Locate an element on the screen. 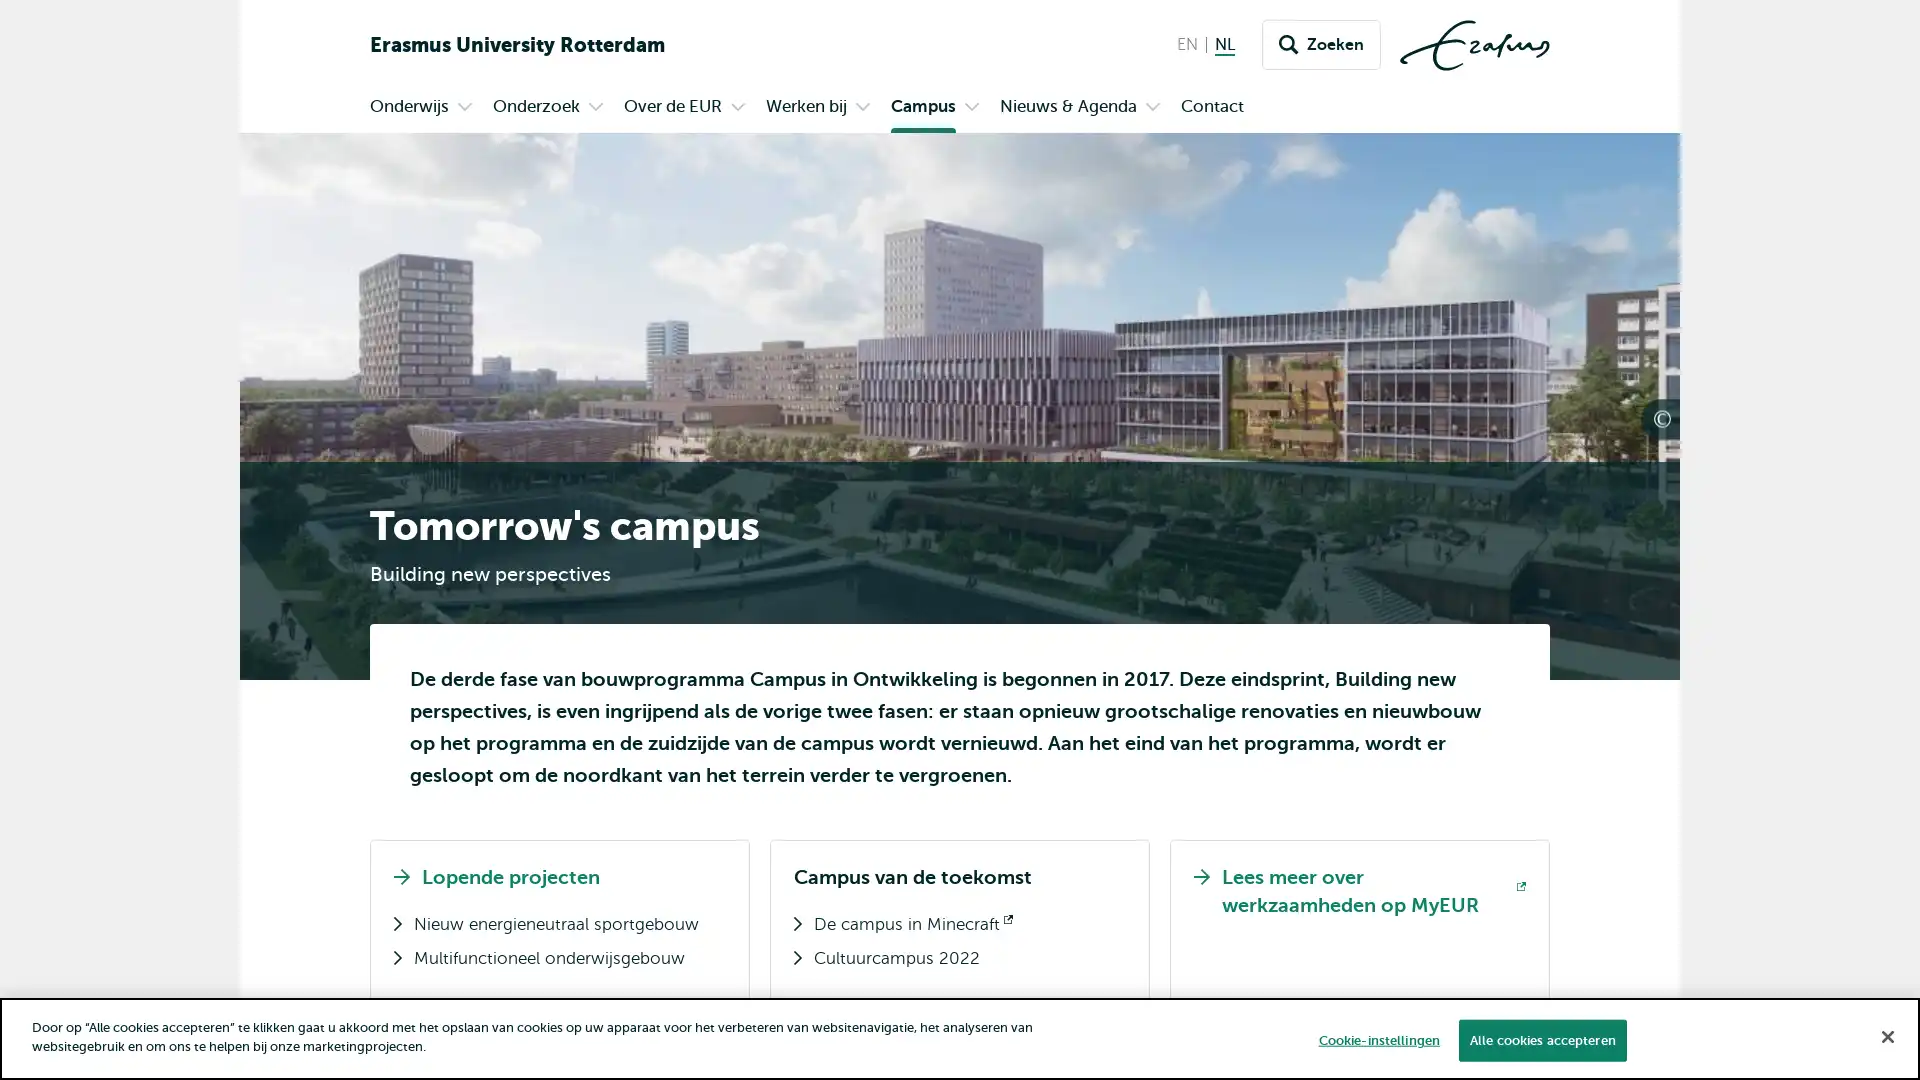  Open submenu is located at coordinates (737, 108).